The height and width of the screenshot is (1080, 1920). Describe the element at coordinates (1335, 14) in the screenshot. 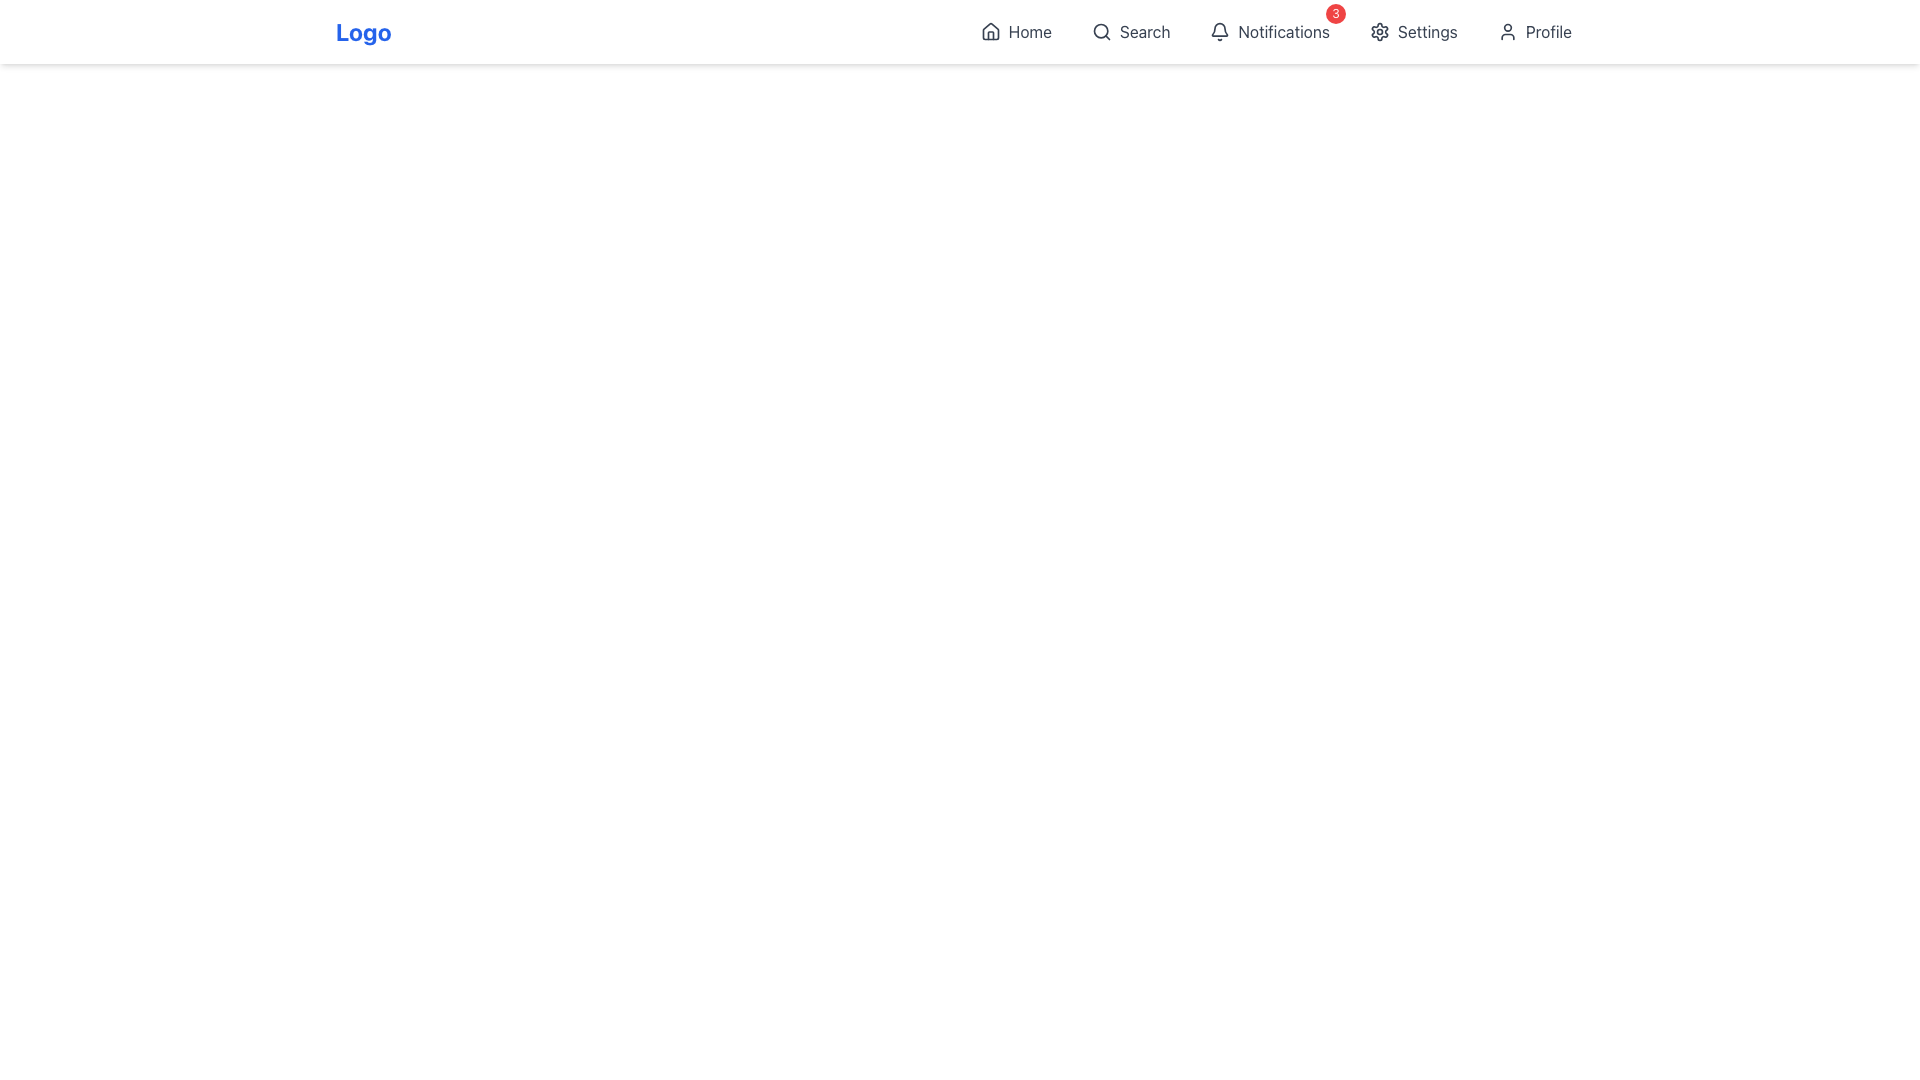

I see `the red circular Notification Badge displaying the number '3' in white text, located to the top-right of the 'Notifications' icon` at that location.